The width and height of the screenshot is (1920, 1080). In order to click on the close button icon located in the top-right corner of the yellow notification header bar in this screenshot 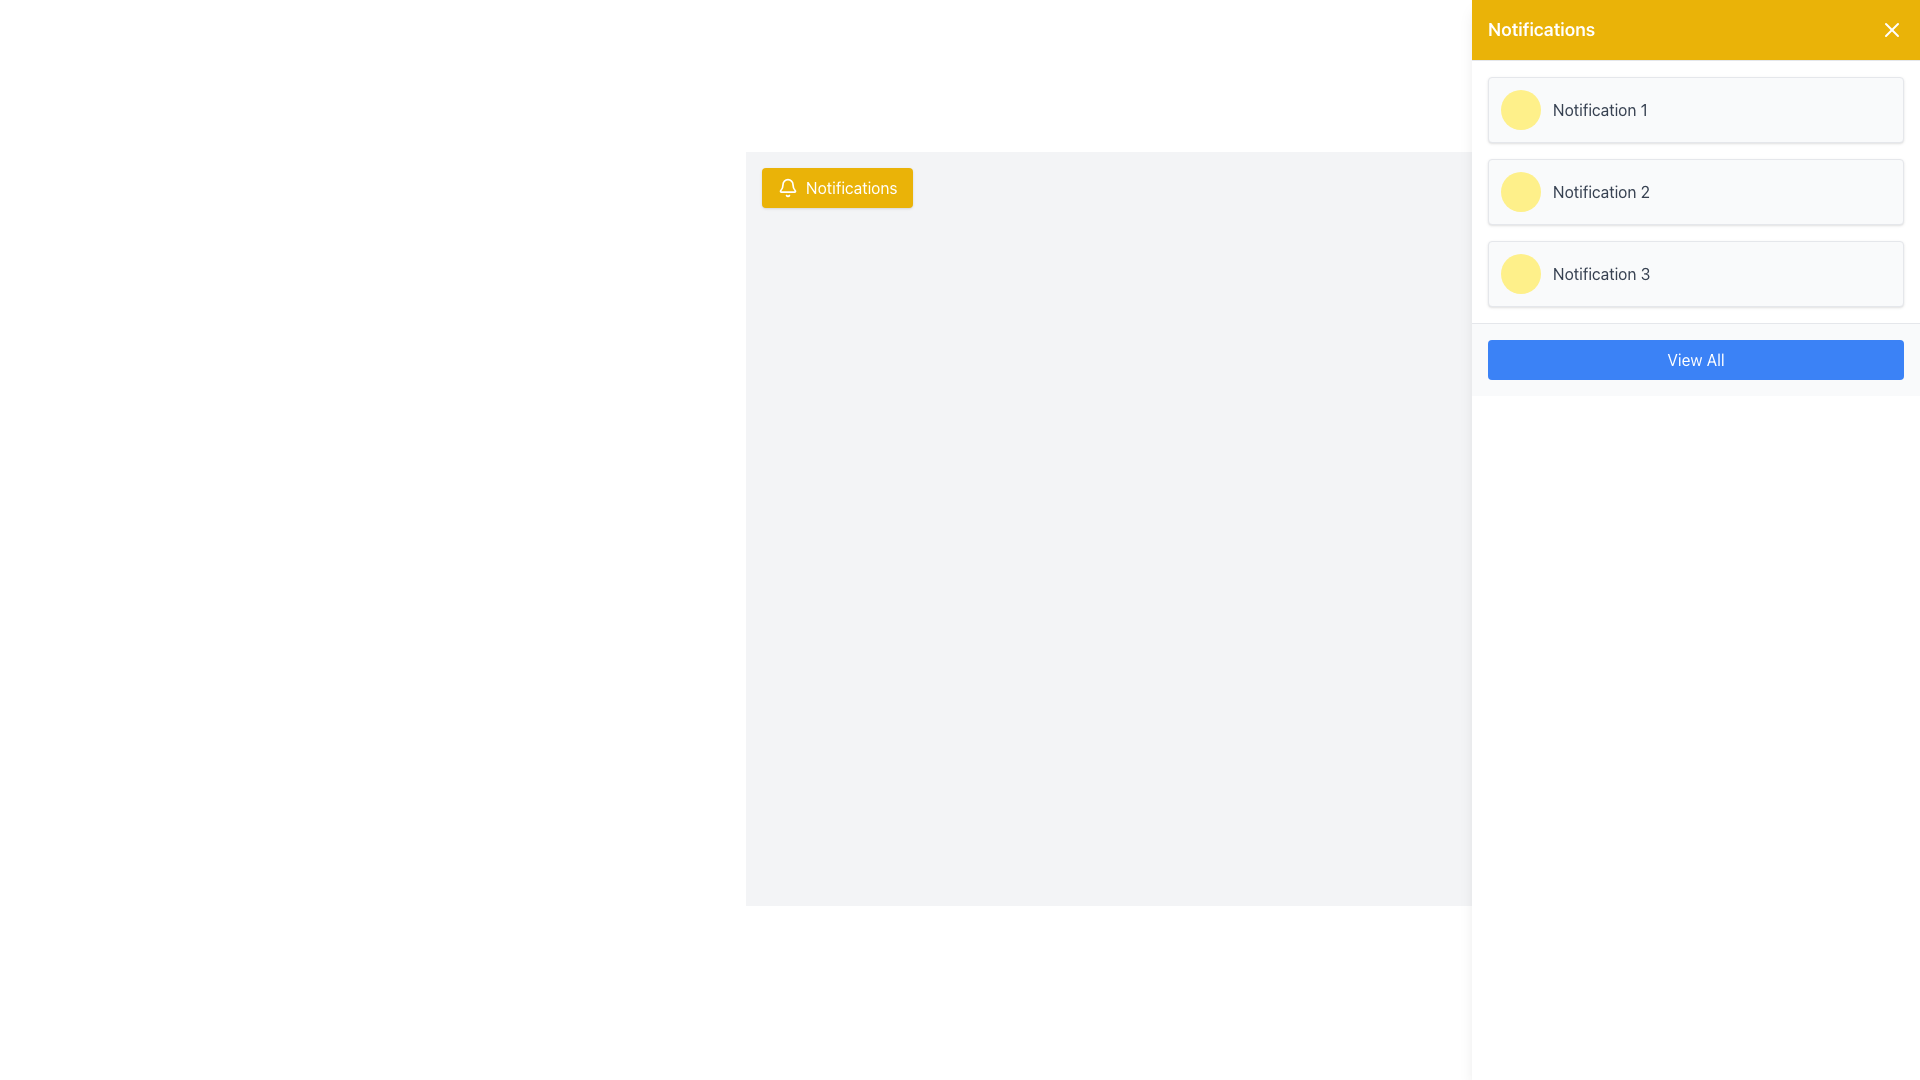, I will do `click(1890, 30)`.